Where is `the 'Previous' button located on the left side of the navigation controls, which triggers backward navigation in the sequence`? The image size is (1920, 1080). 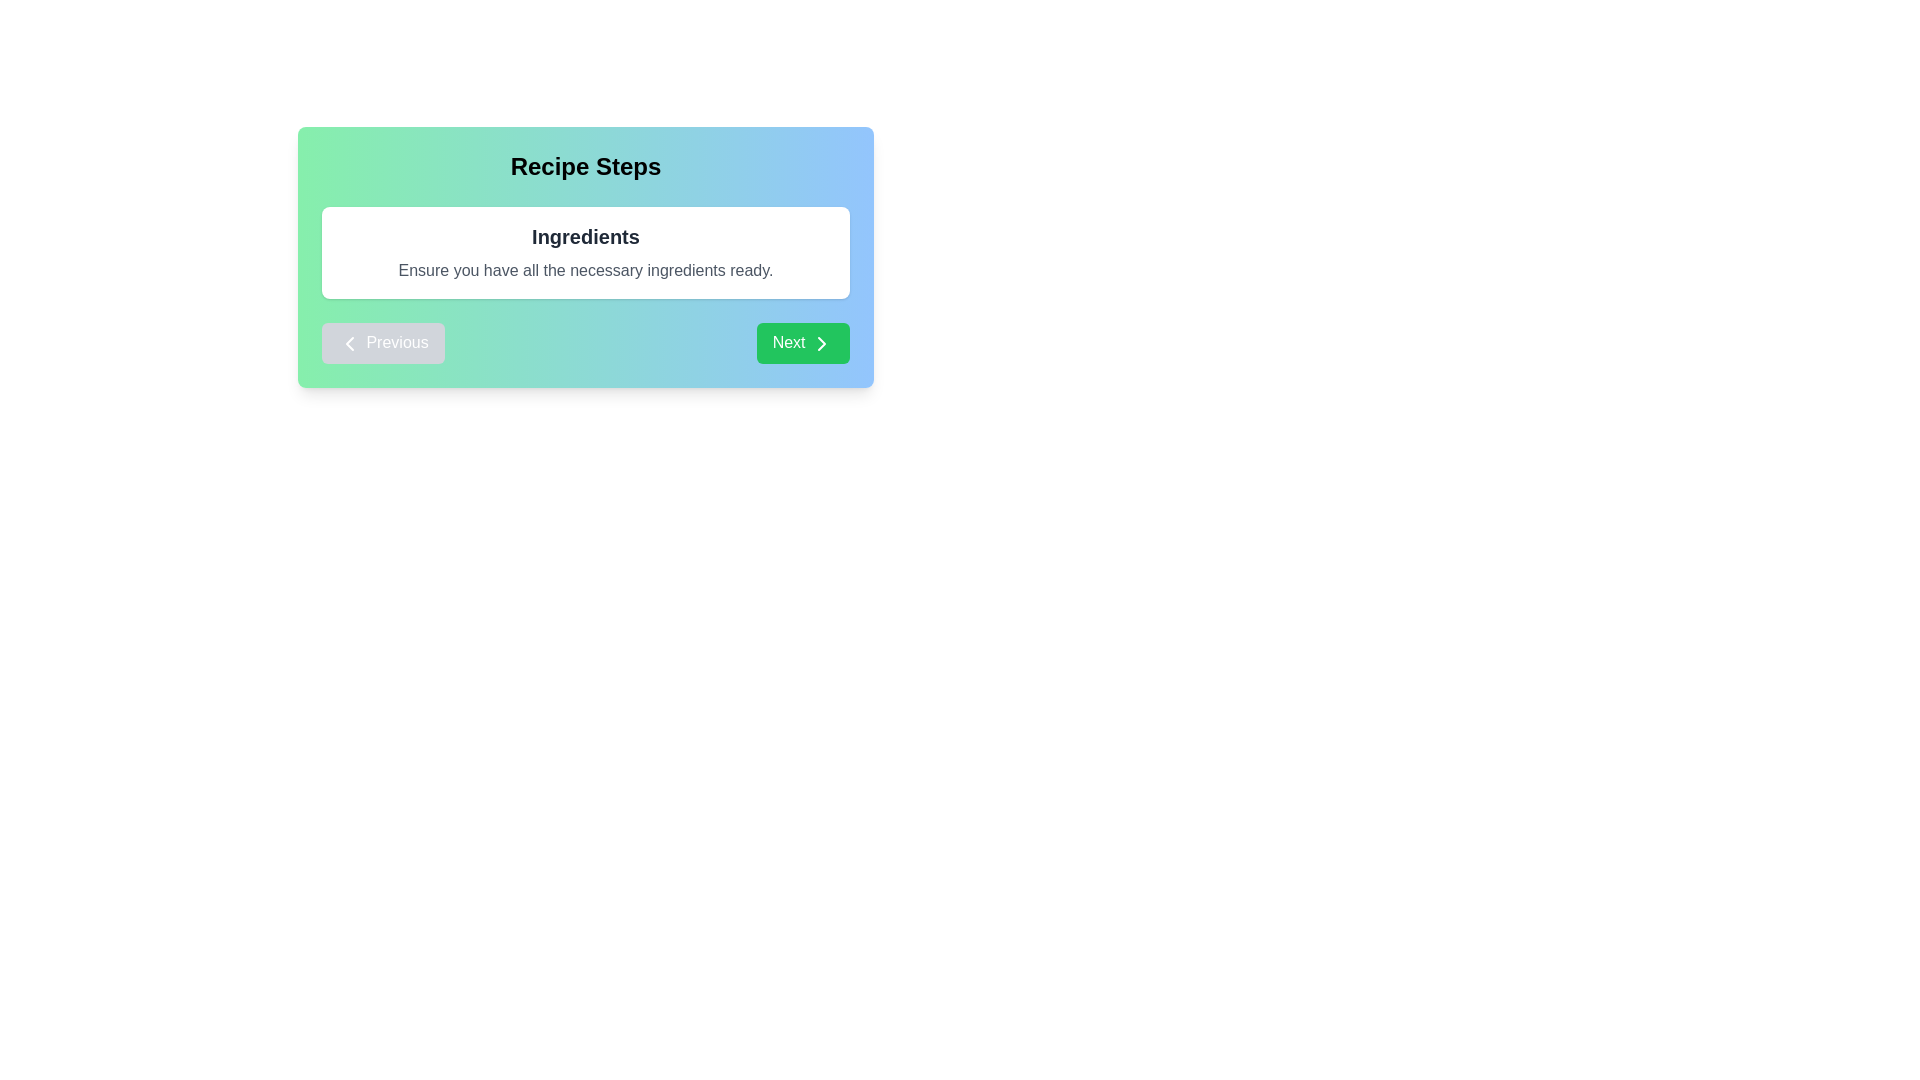
the 'Previous' button located on the left side of the navigation controls, which triggers backward navigation in the sequence is located at coordinates (383, 342).